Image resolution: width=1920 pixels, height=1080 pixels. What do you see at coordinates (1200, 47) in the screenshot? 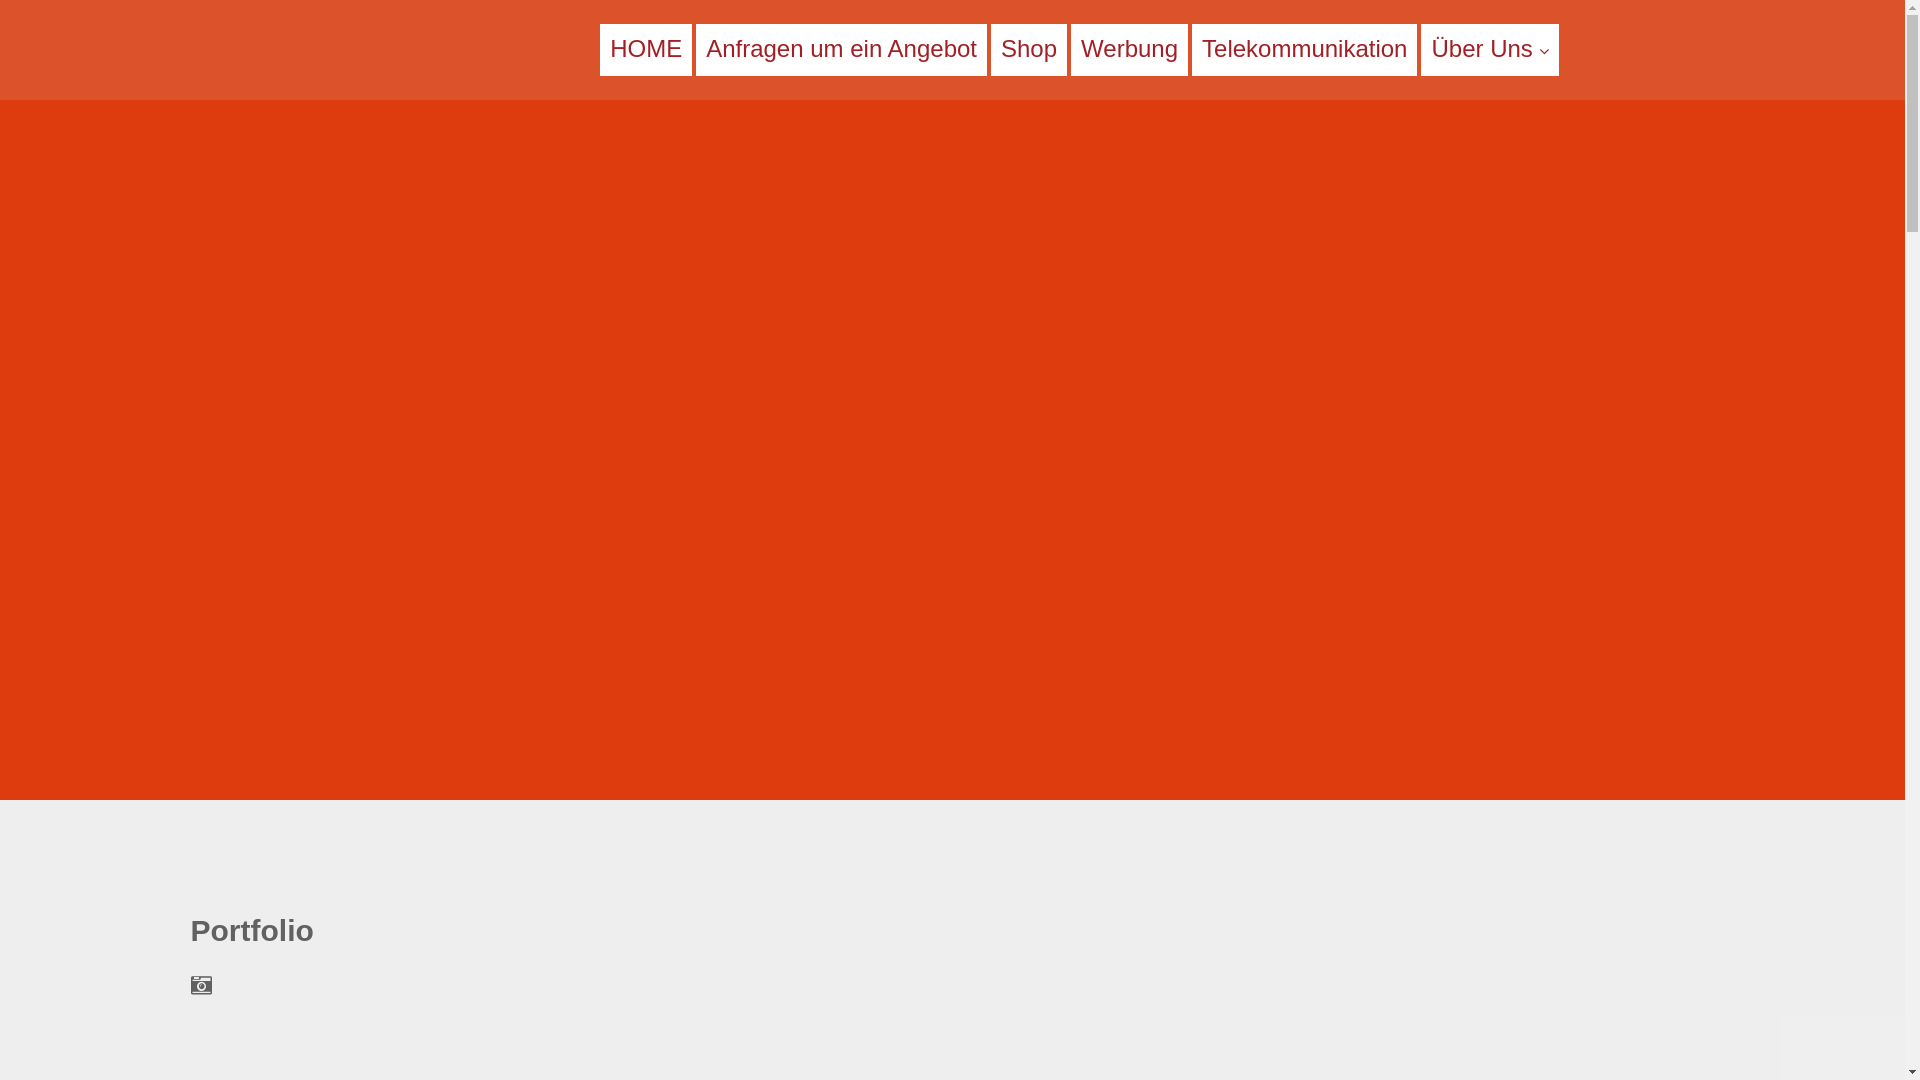
I see `'Telekommunikation'` at bounding box center [1200, 47].